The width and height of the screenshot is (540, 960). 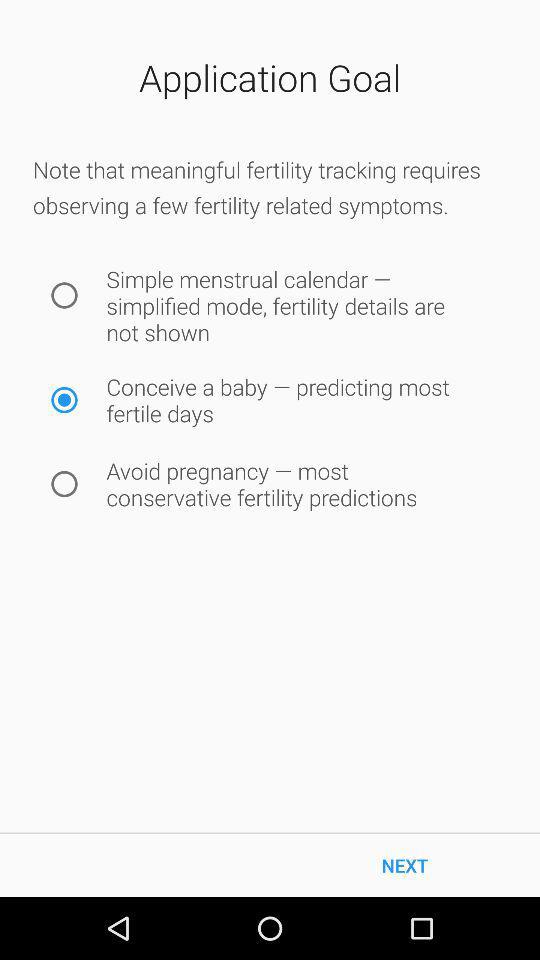 I want to click on this option, so click(x=64, y=483).